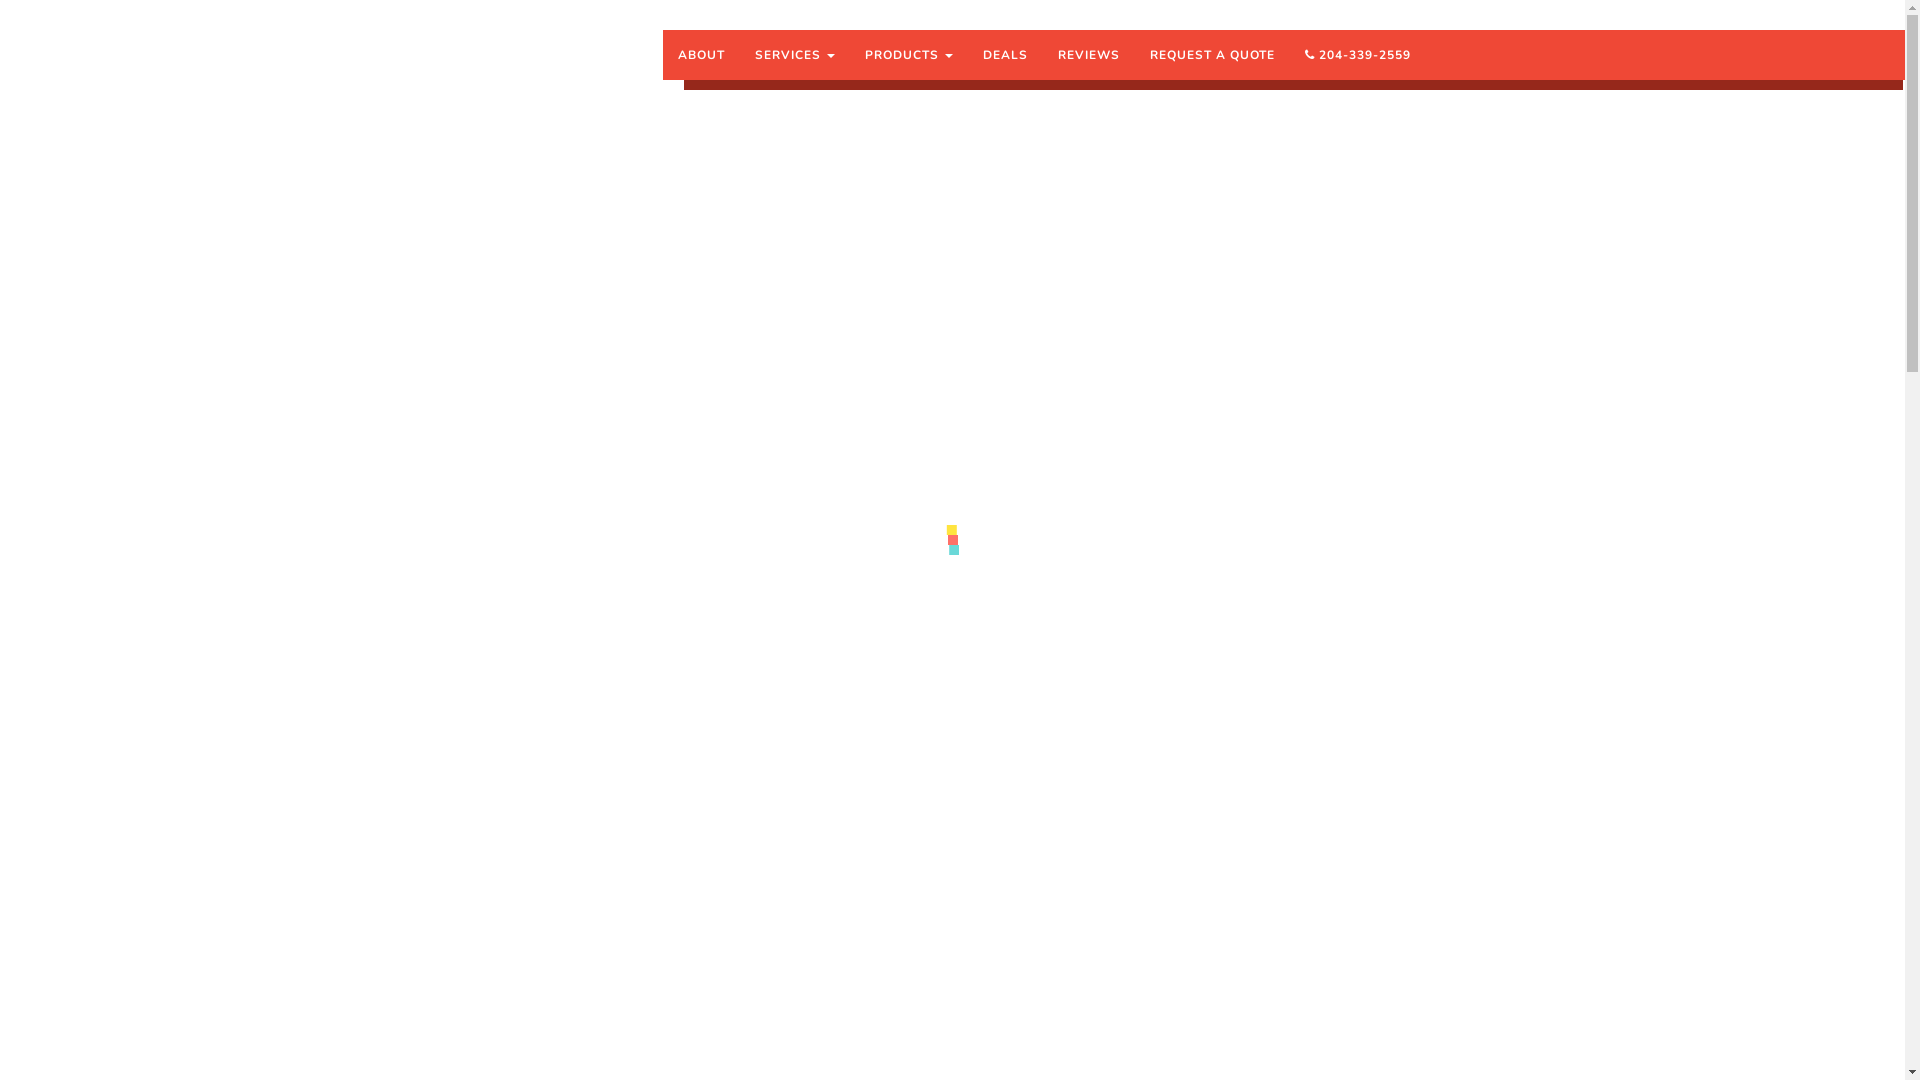  I want to click on '204-339-2559', so click(1358, 53).